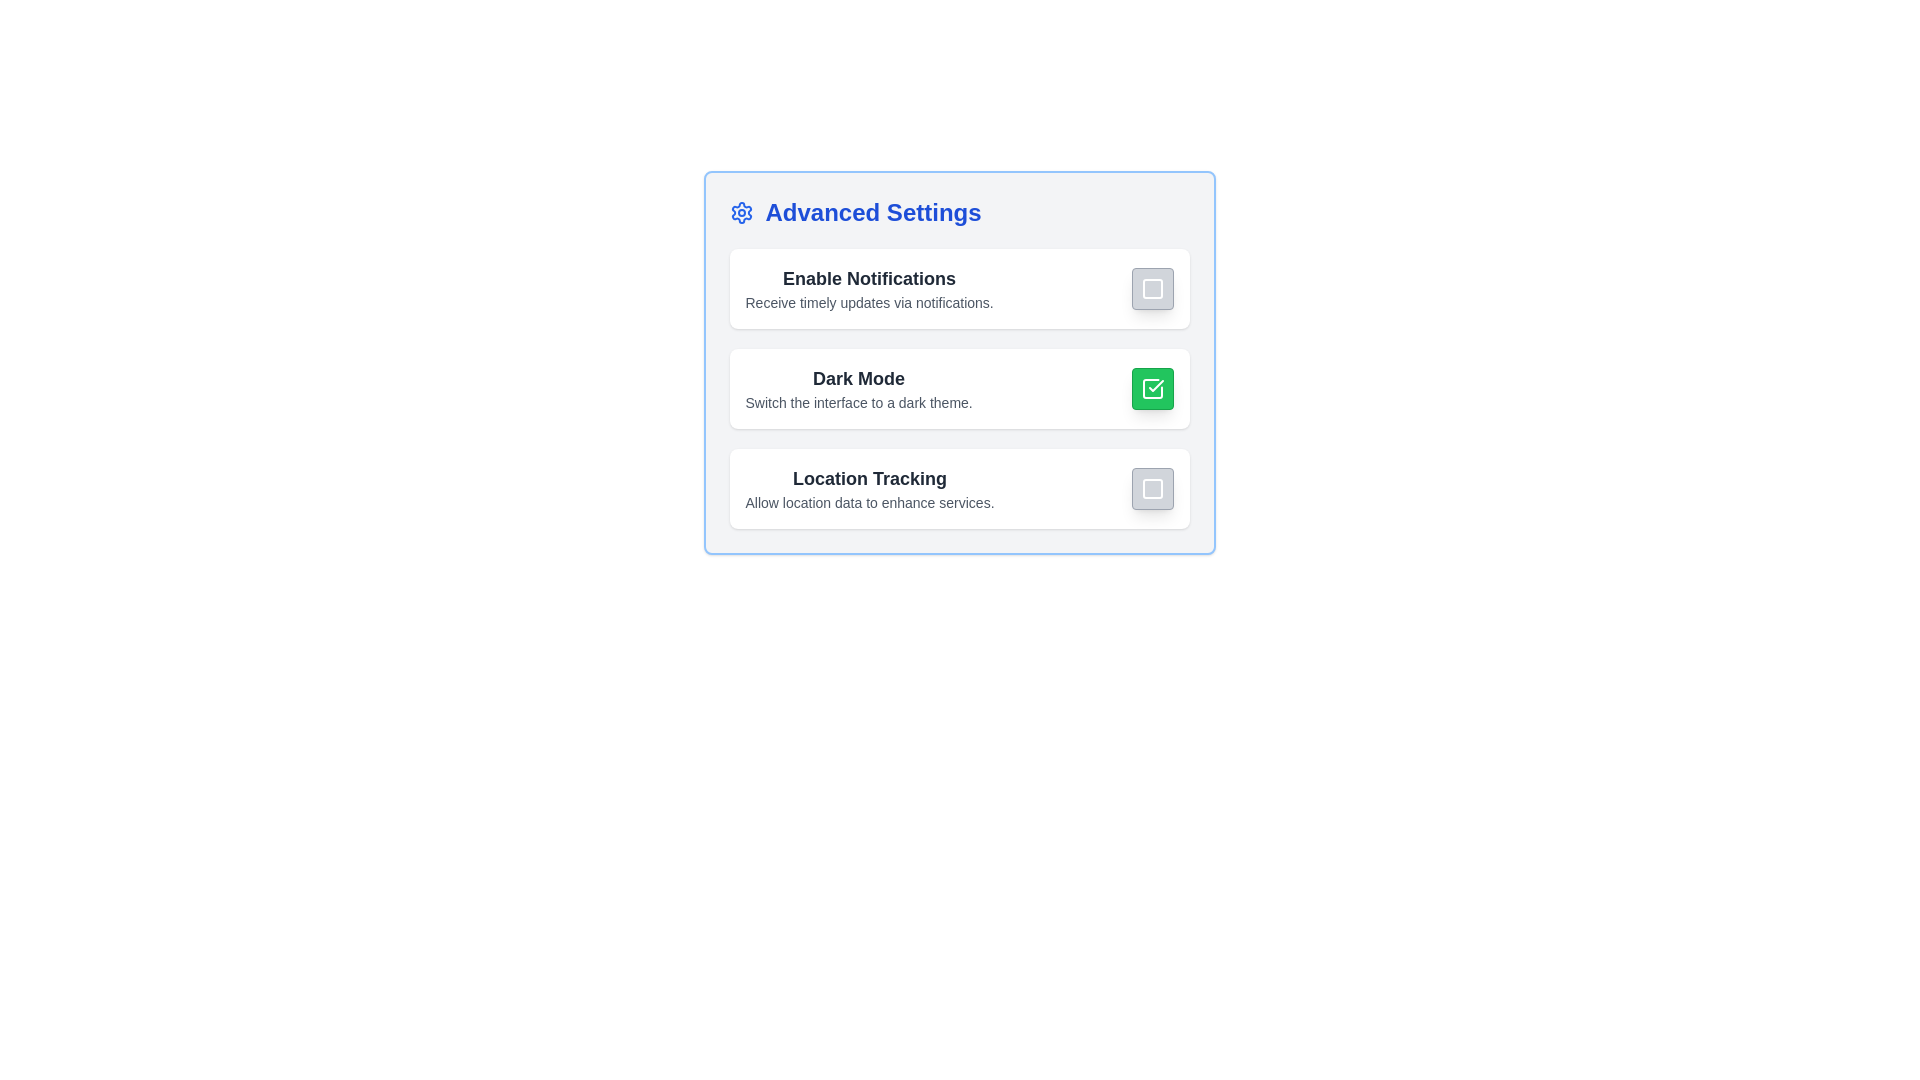 The width and height of the screenshot is (1920, 1080). What do you see at coordinates (958, 362) in the screenshot?
I see `the green checkbox in the 'Dark Mode' subsection of the 'Advanced Settings' panel` at bounding box center [958, 362].